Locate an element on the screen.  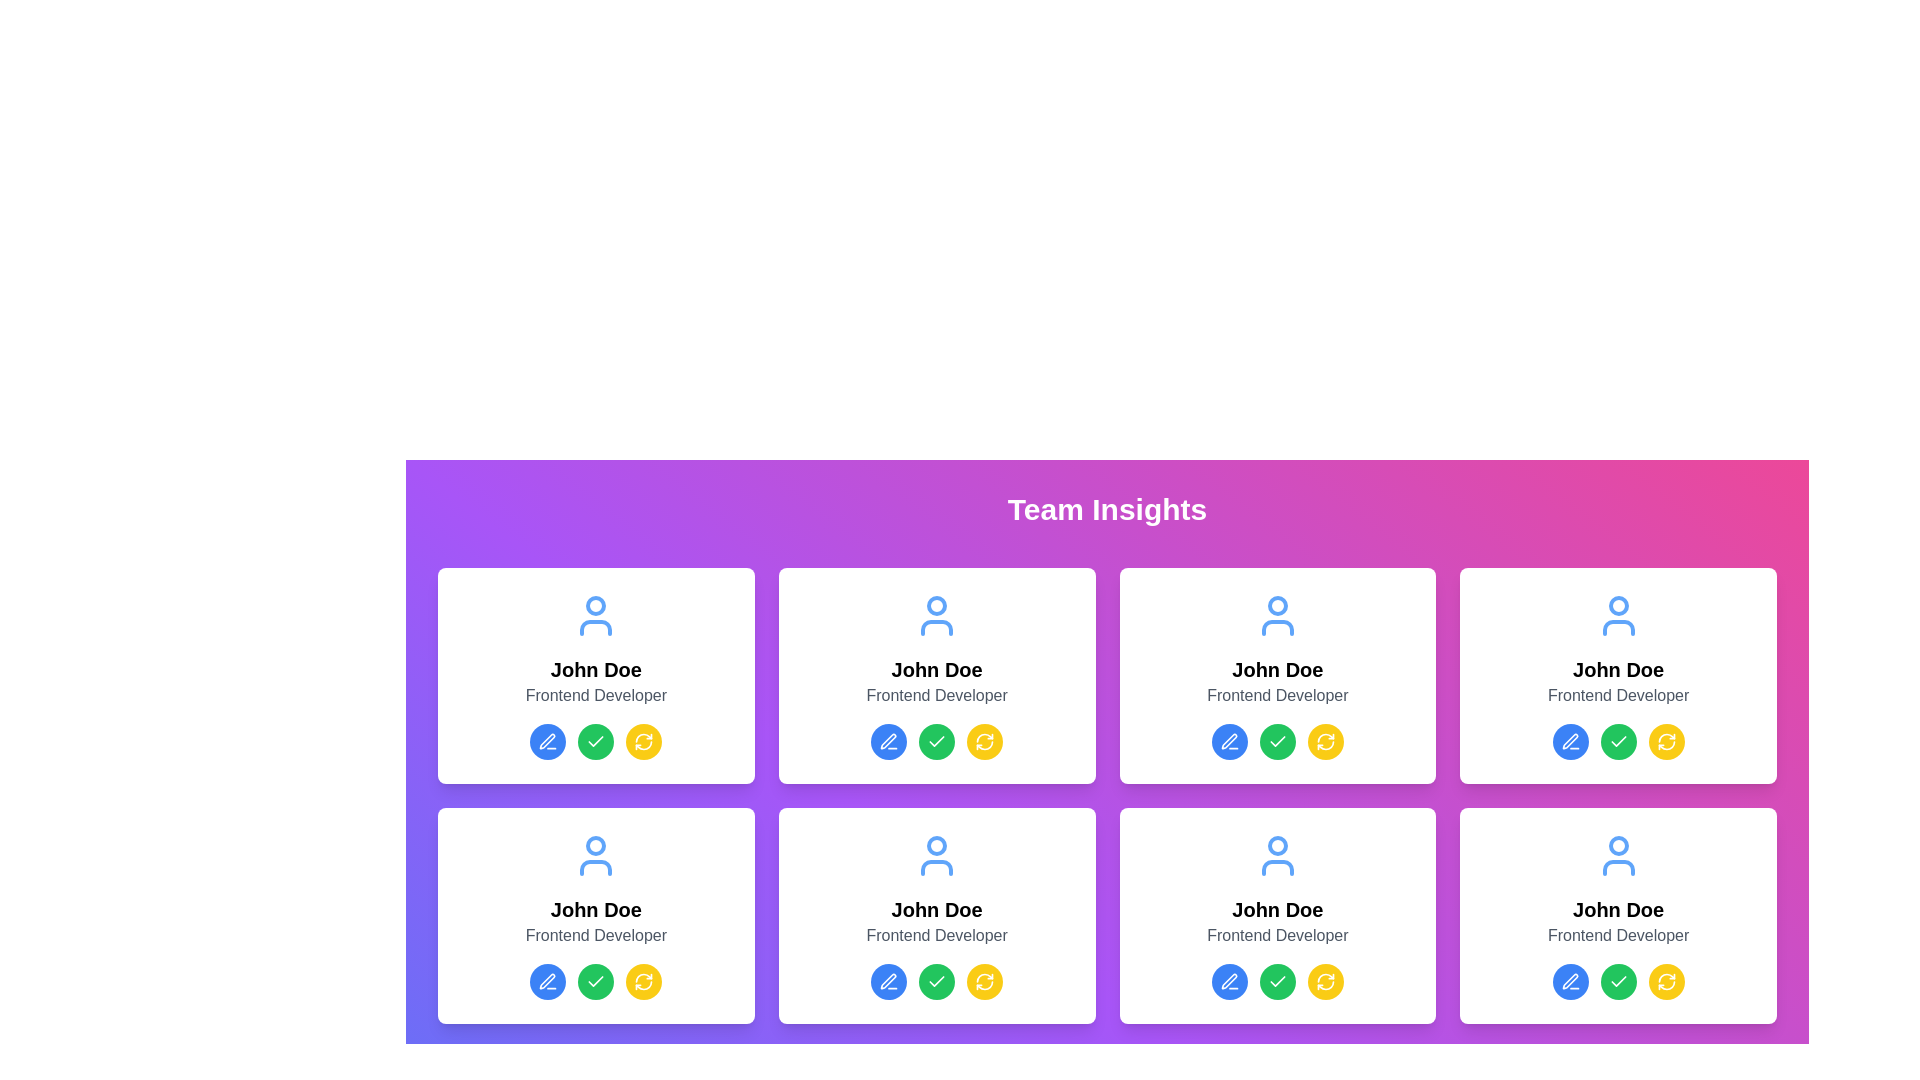
static text label indicating the profession or job title associated with the card, which is located in the third card of the top row, below the 'John Doe' name label and above three circular buttons is located at coordinates (1276, 694).